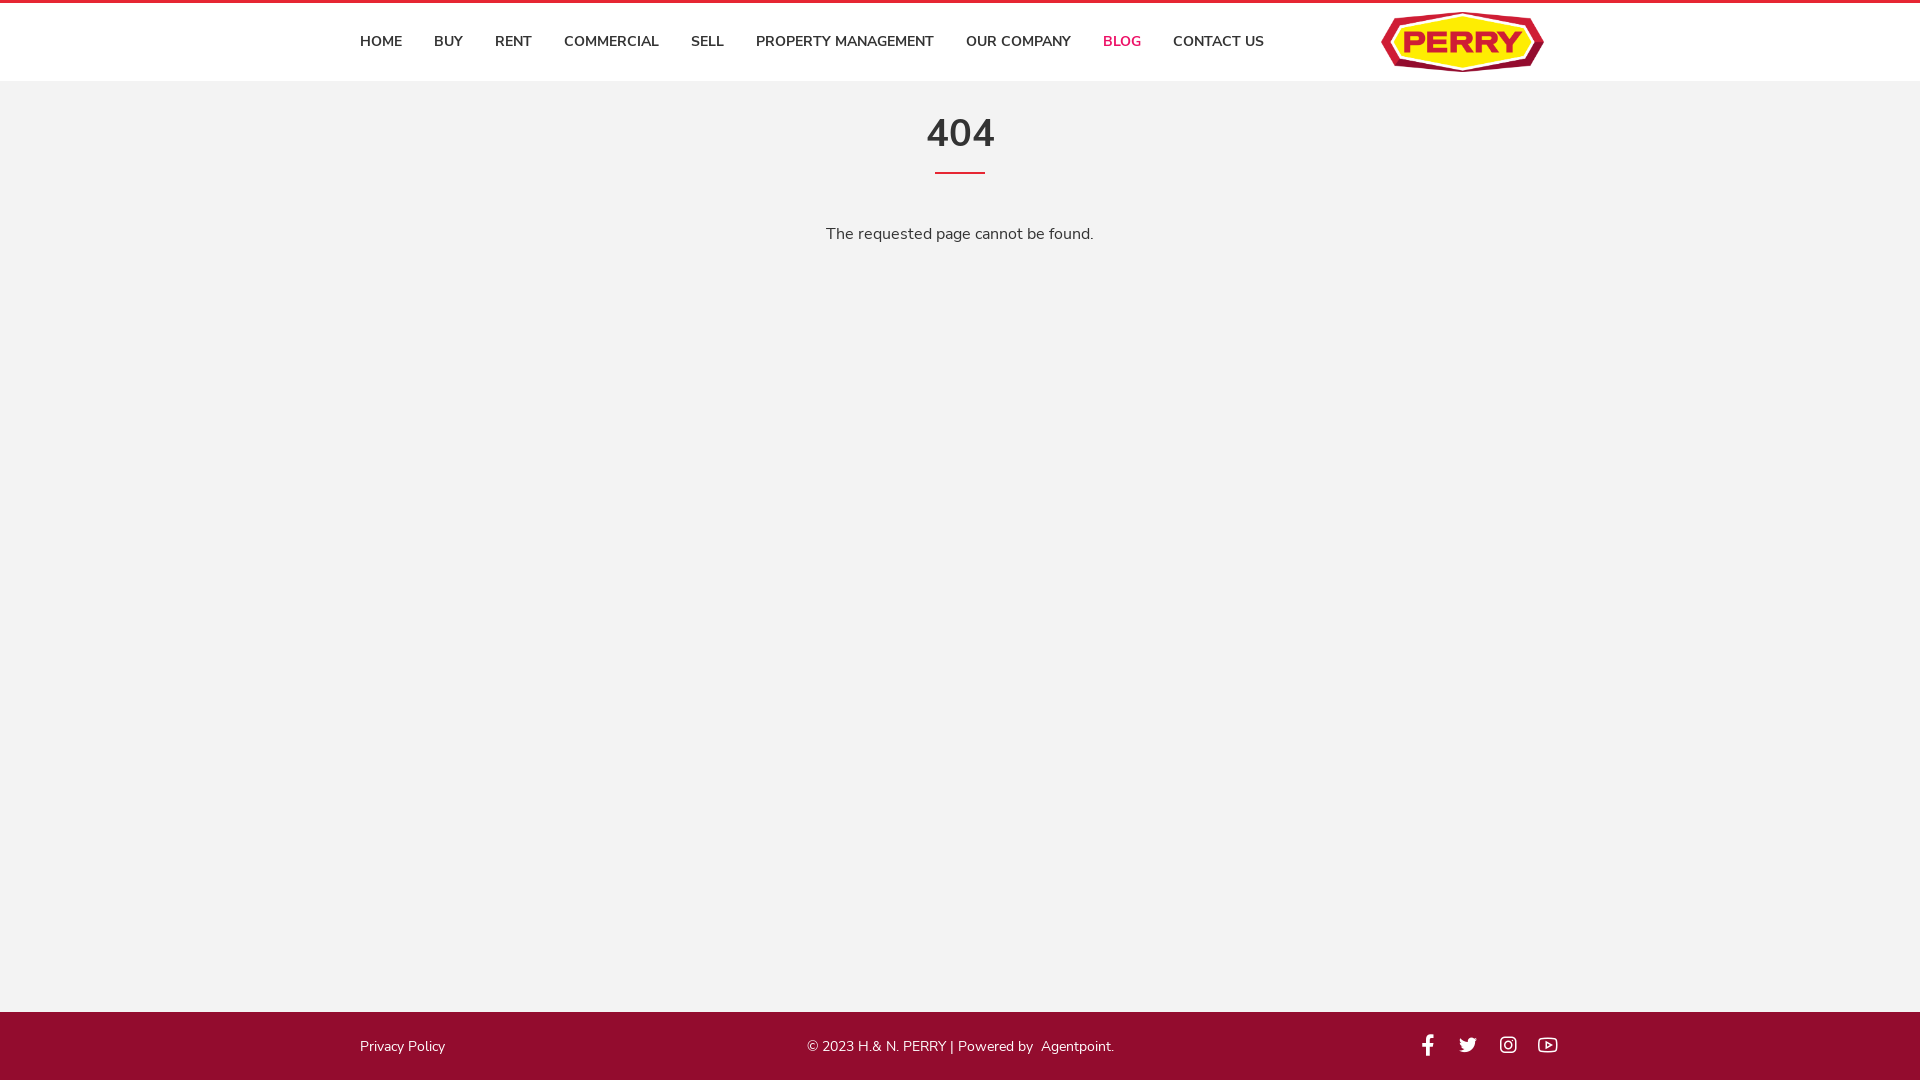  Describe the element at coordinates (610, 42) in the screenshot. I see `'COMMERCIAL'` at that location.